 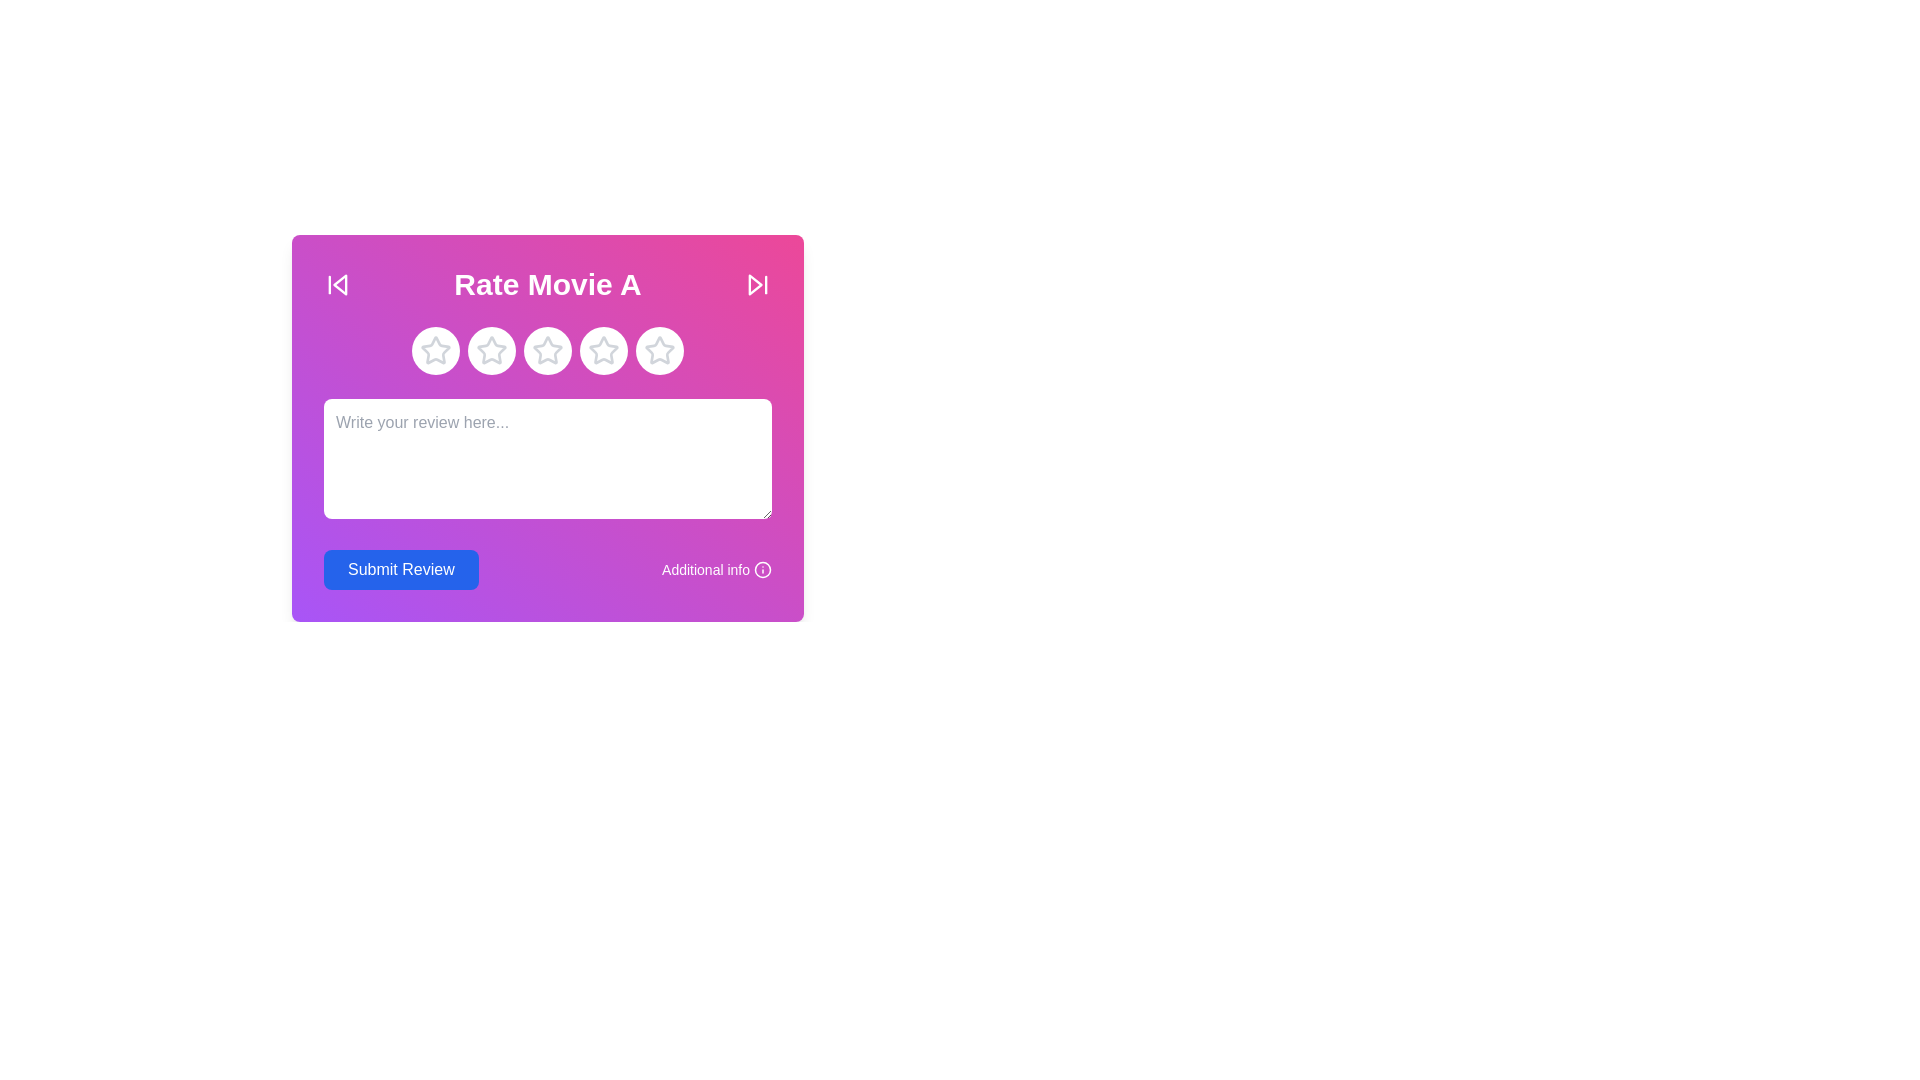 I want to click on the third star in the row of five rating stars, which has a light gray outline and is set against a purple-pink gradient background, so click(x=603, y=349).